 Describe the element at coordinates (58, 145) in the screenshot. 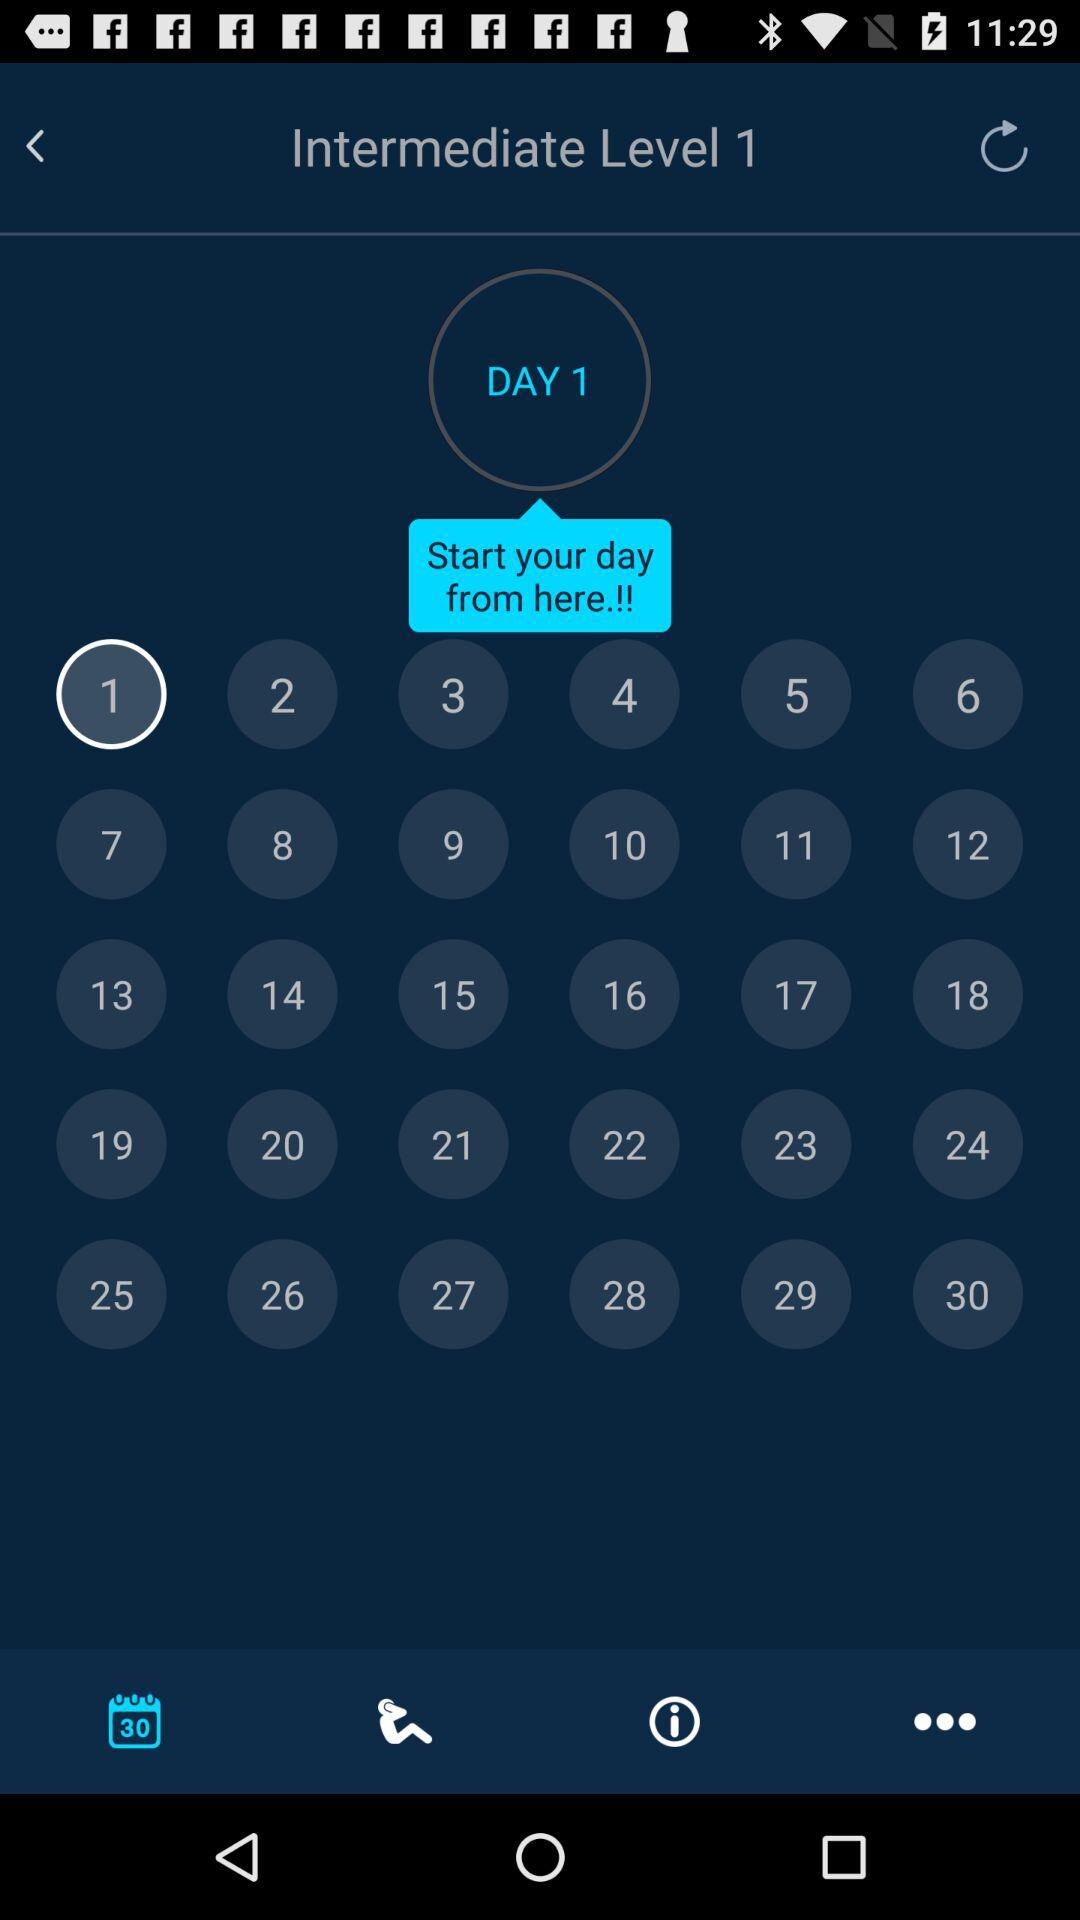

I see `go back` at that location.